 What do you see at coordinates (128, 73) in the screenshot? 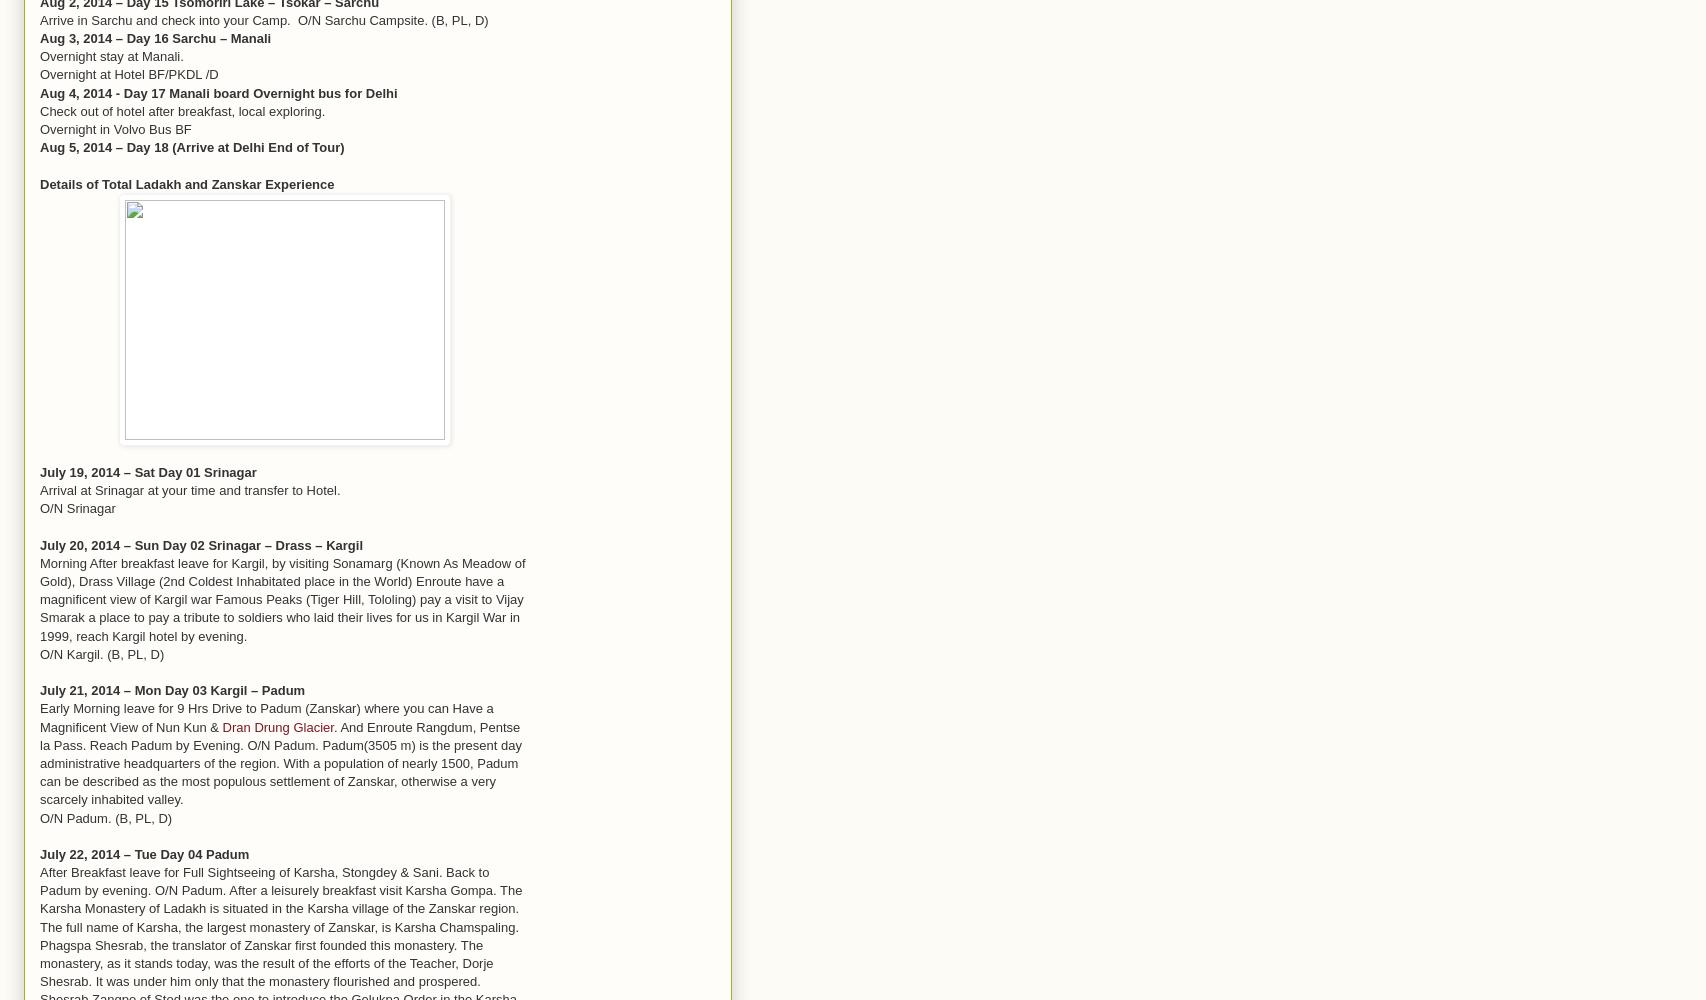
I see `'Overnight at Hotel BF/PKDL /D'` at bounding box center [128, 73].